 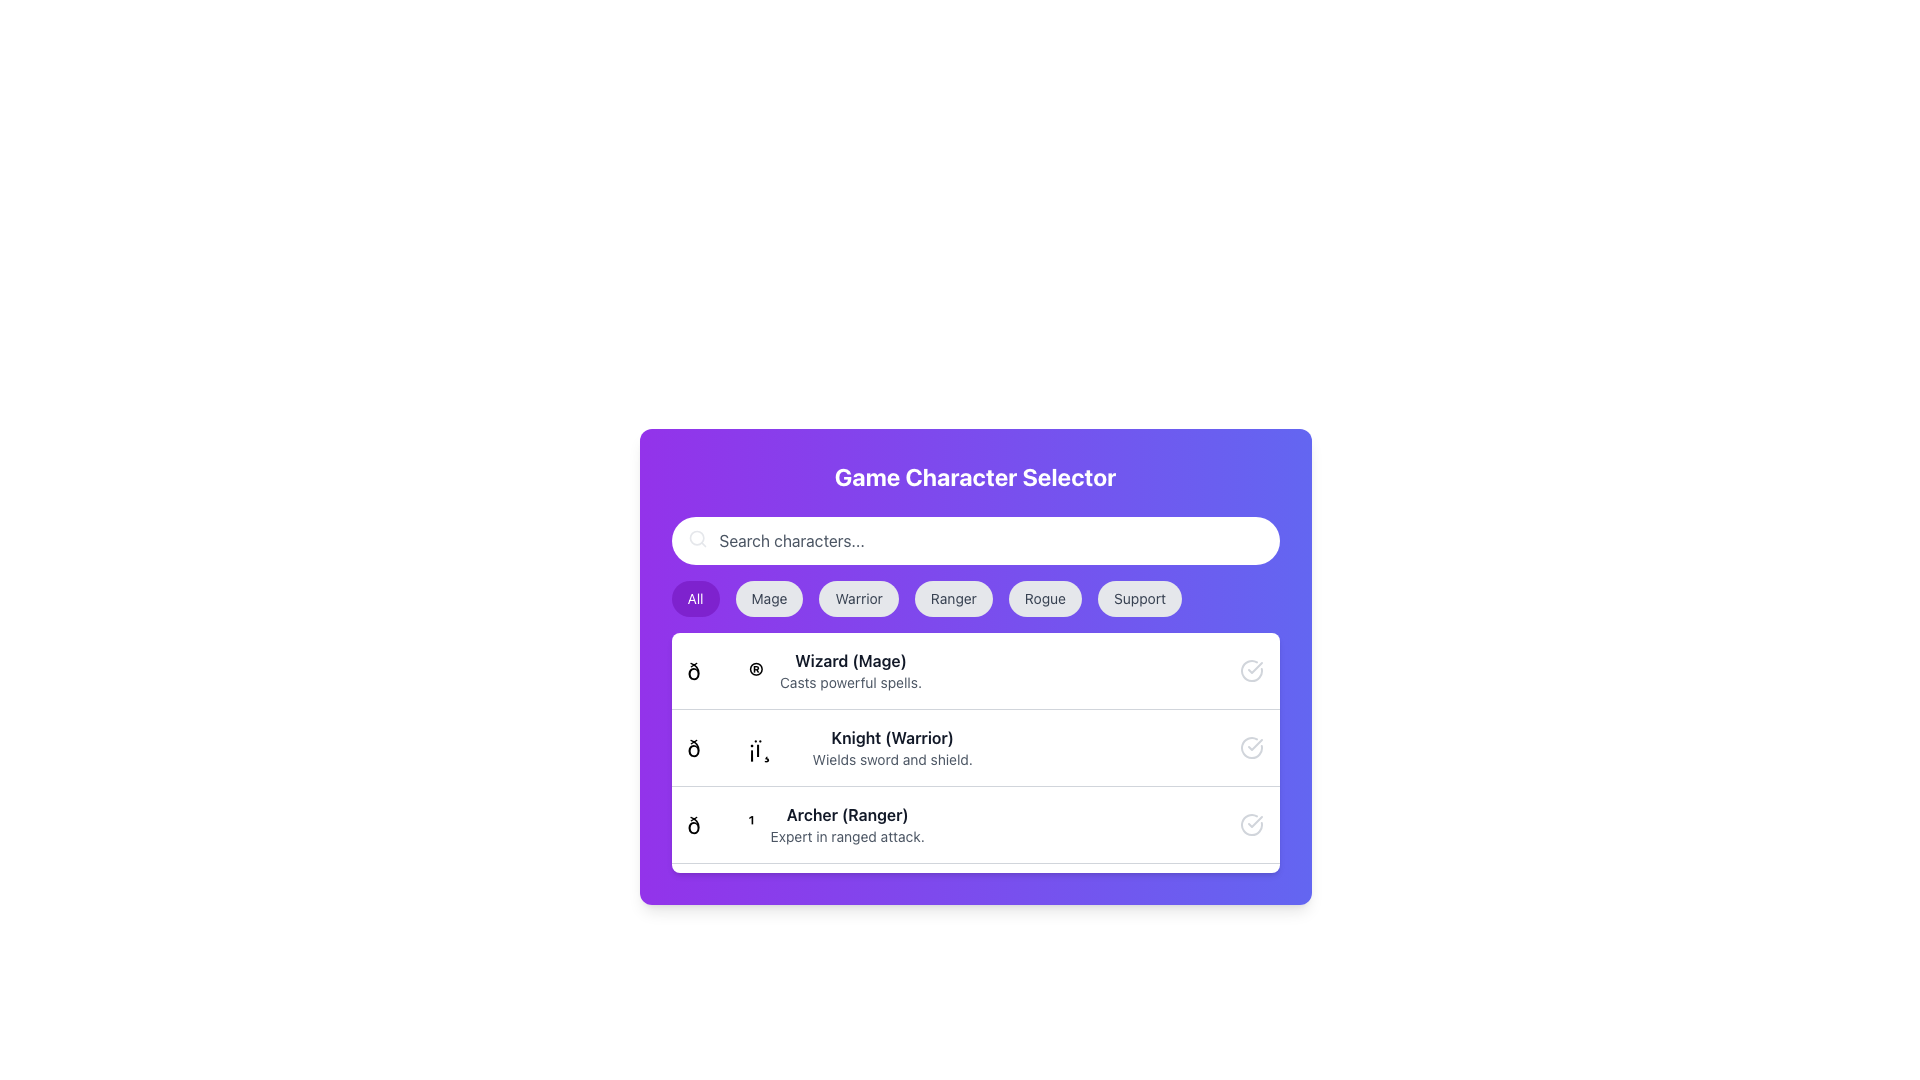 I want to click on the Text block displaying 'Archer (Ranger)' and 'Expert in ranged attack.' which is the third item in the character options list, so click(x=847, y=825).